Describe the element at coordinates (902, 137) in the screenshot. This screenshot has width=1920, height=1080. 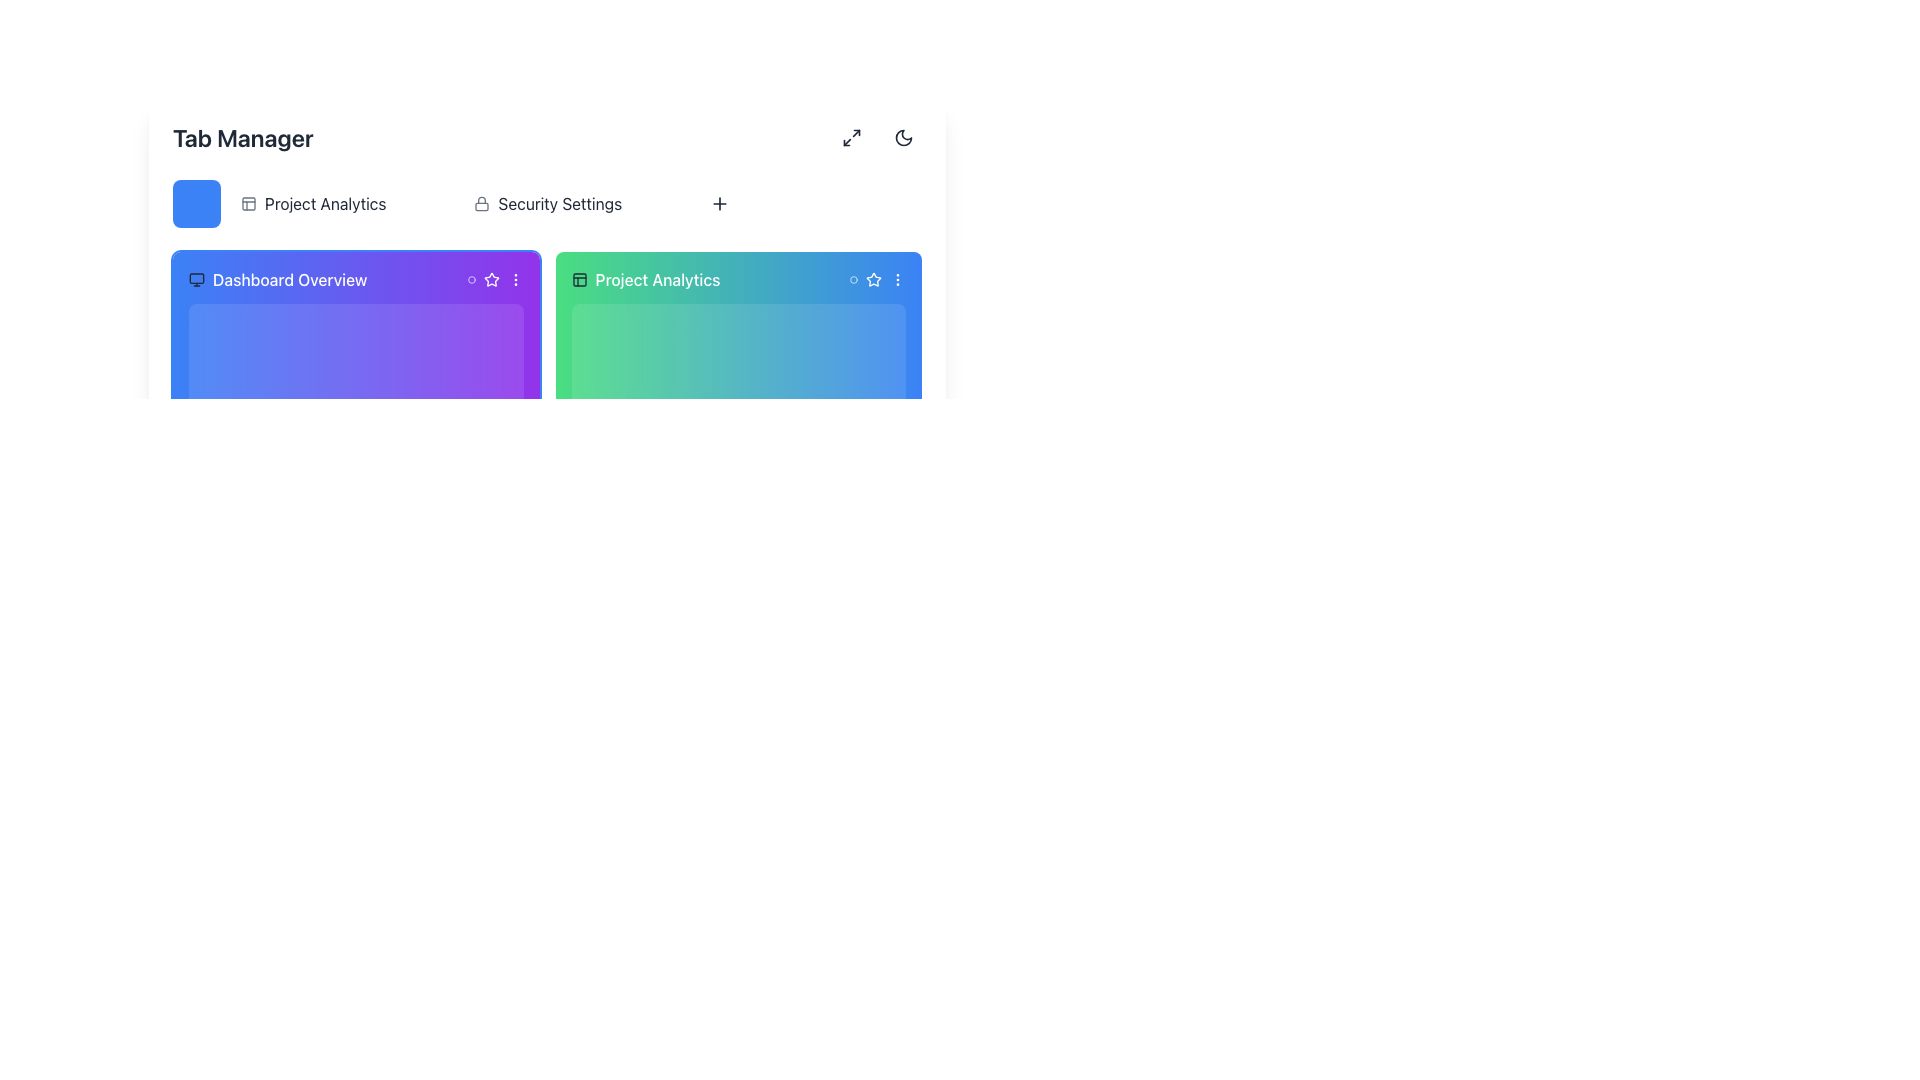
I see `the crescent moon icon located in the top right section of the interface` at that location.